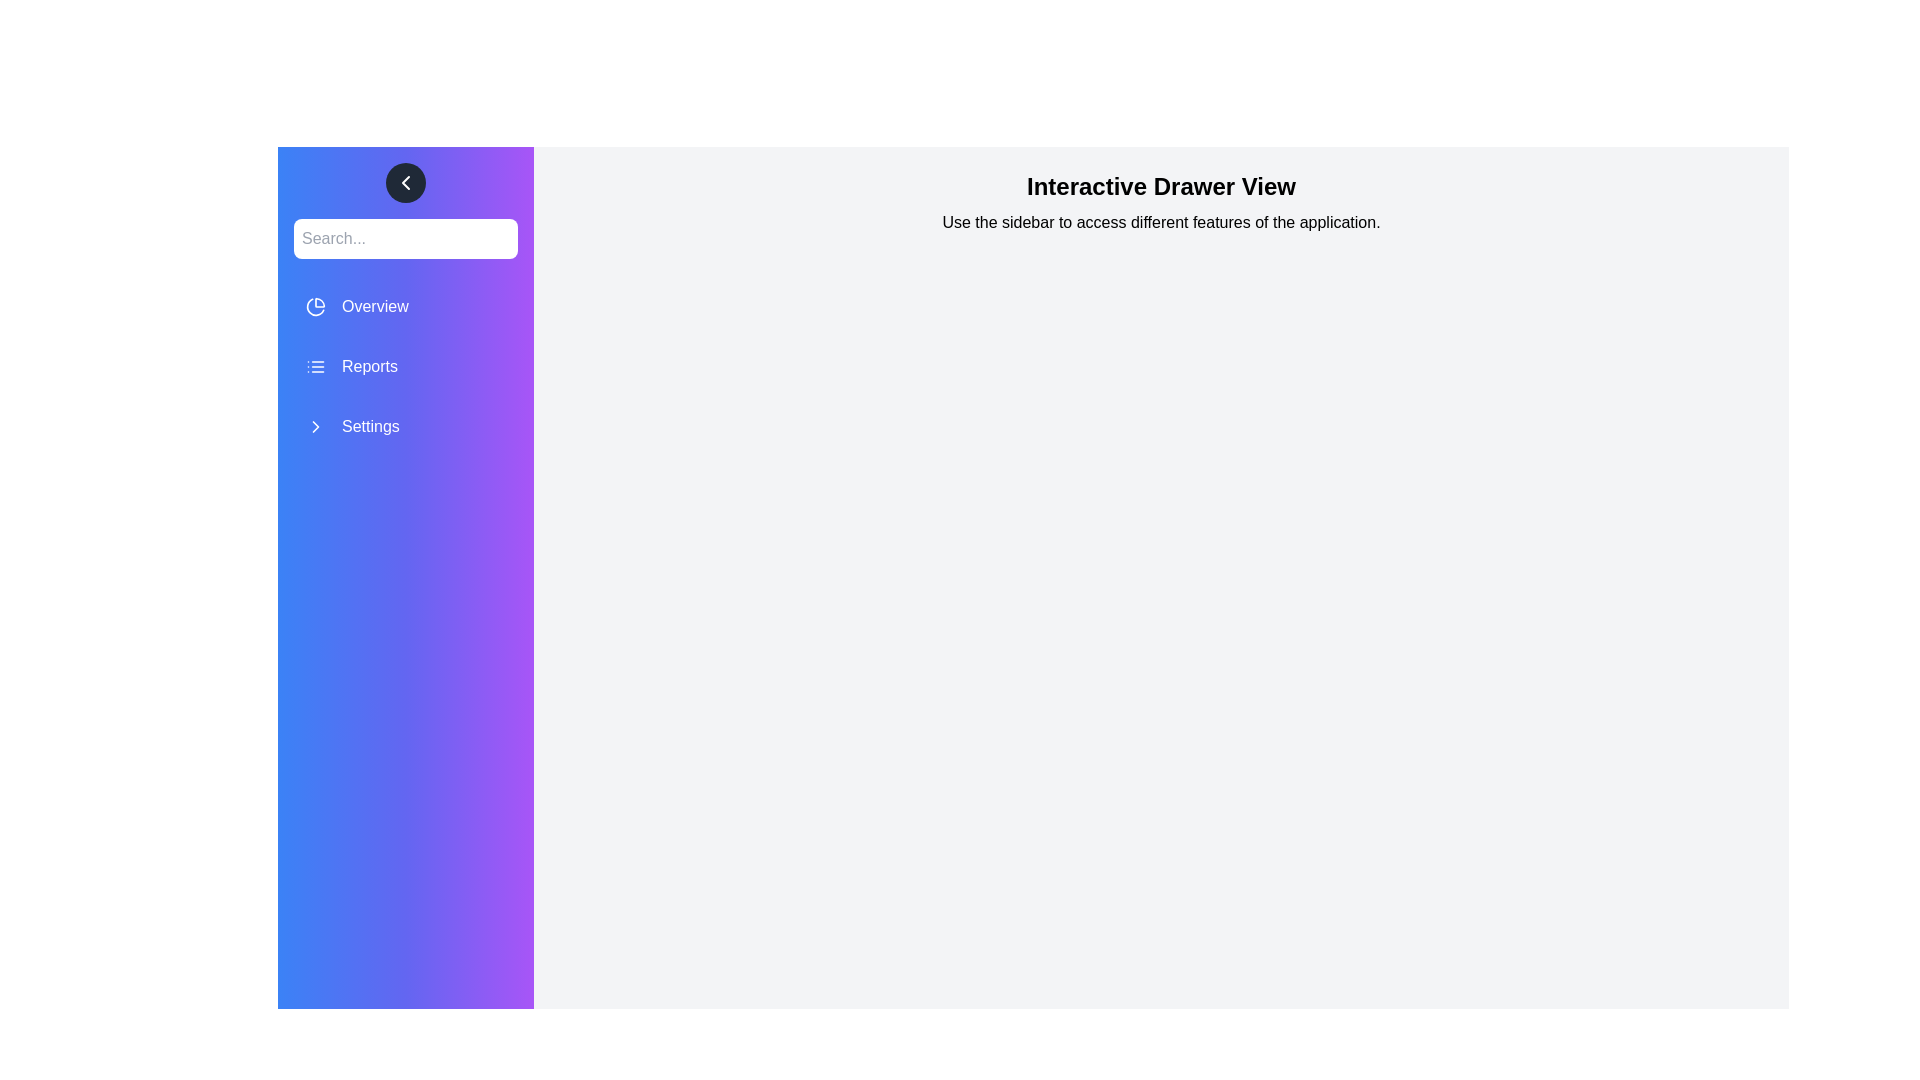  I want to click on the text 'Interactive Drawer View' in the main content area, so click(557, 169).